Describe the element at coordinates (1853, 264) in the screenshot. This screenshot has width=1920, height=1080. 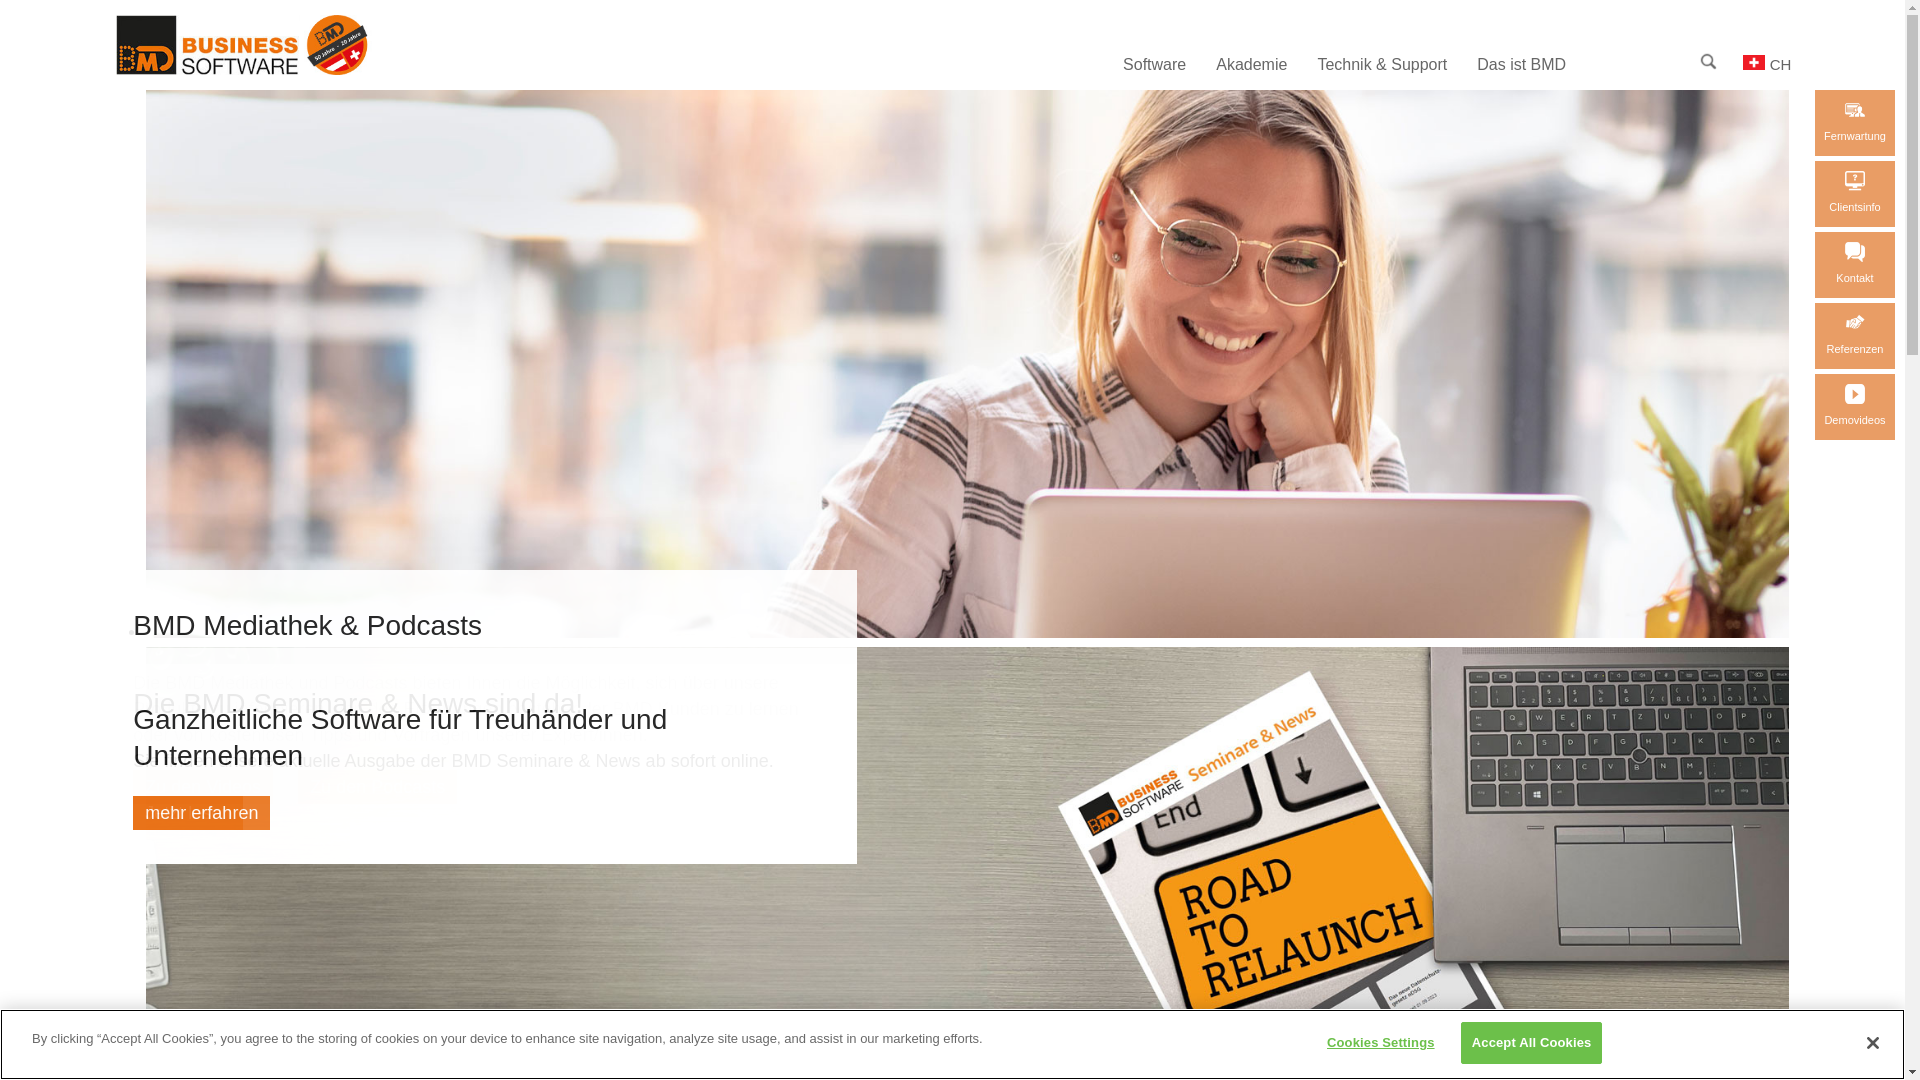
I see `'Kontakt'` at that location.